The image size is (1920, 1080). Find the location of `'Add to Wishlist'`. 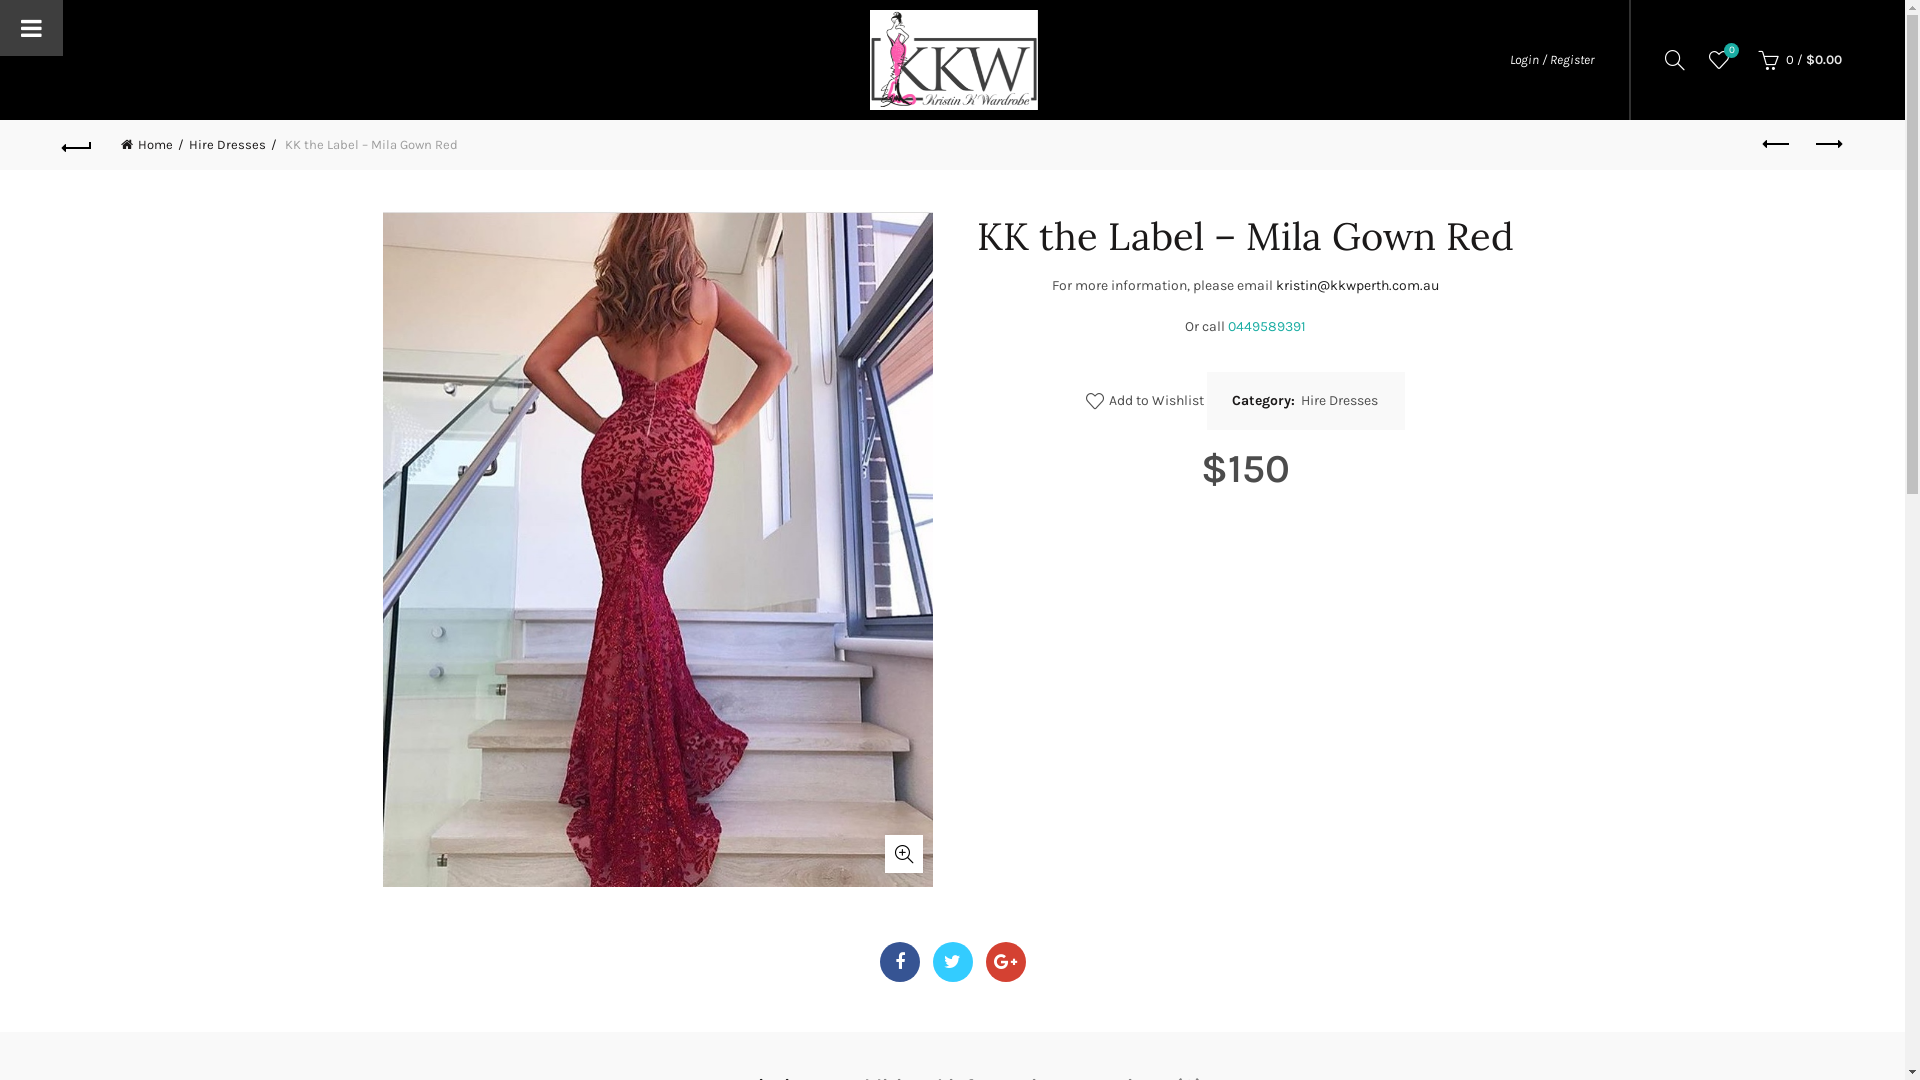

'Add to Wishlist' is located at coordinates (1145, 401).